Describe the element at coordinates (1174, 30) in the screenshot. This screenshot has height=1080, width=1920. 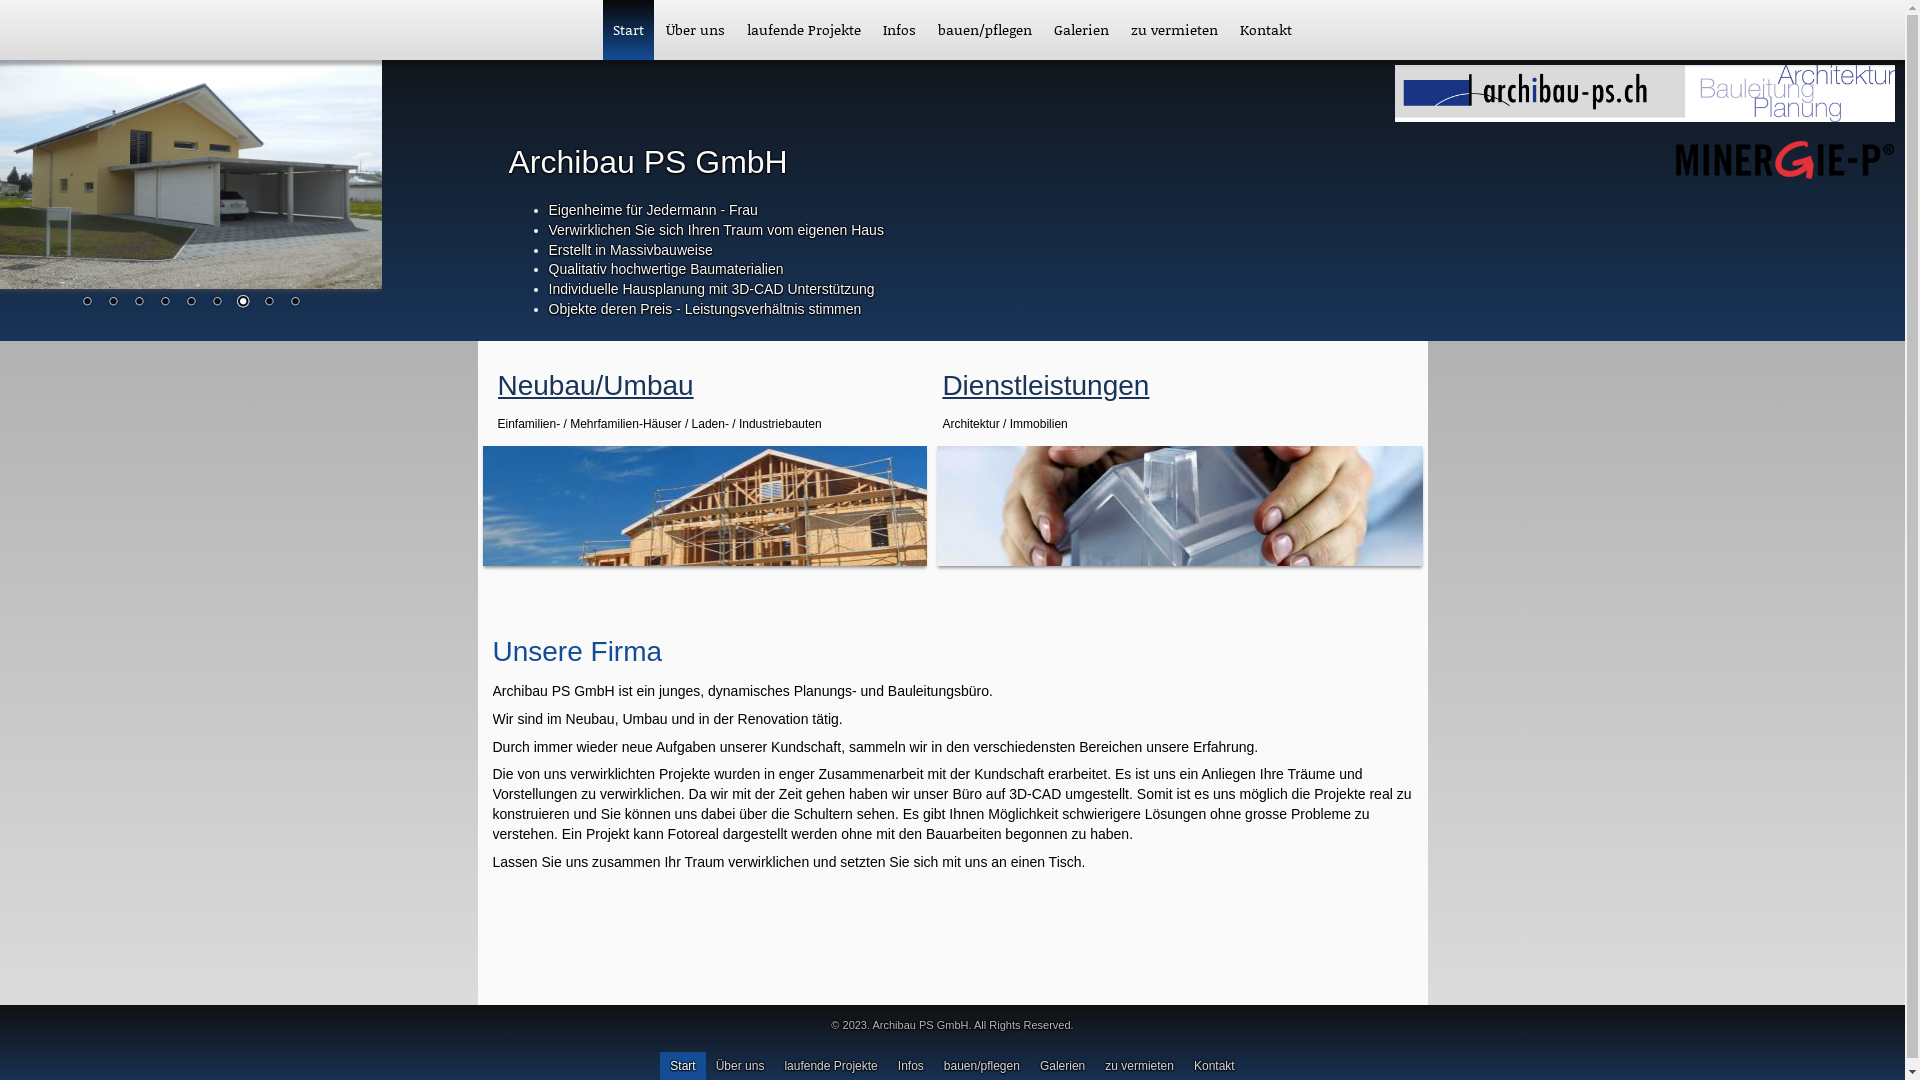
I see `'zu vermieten'` at that location.